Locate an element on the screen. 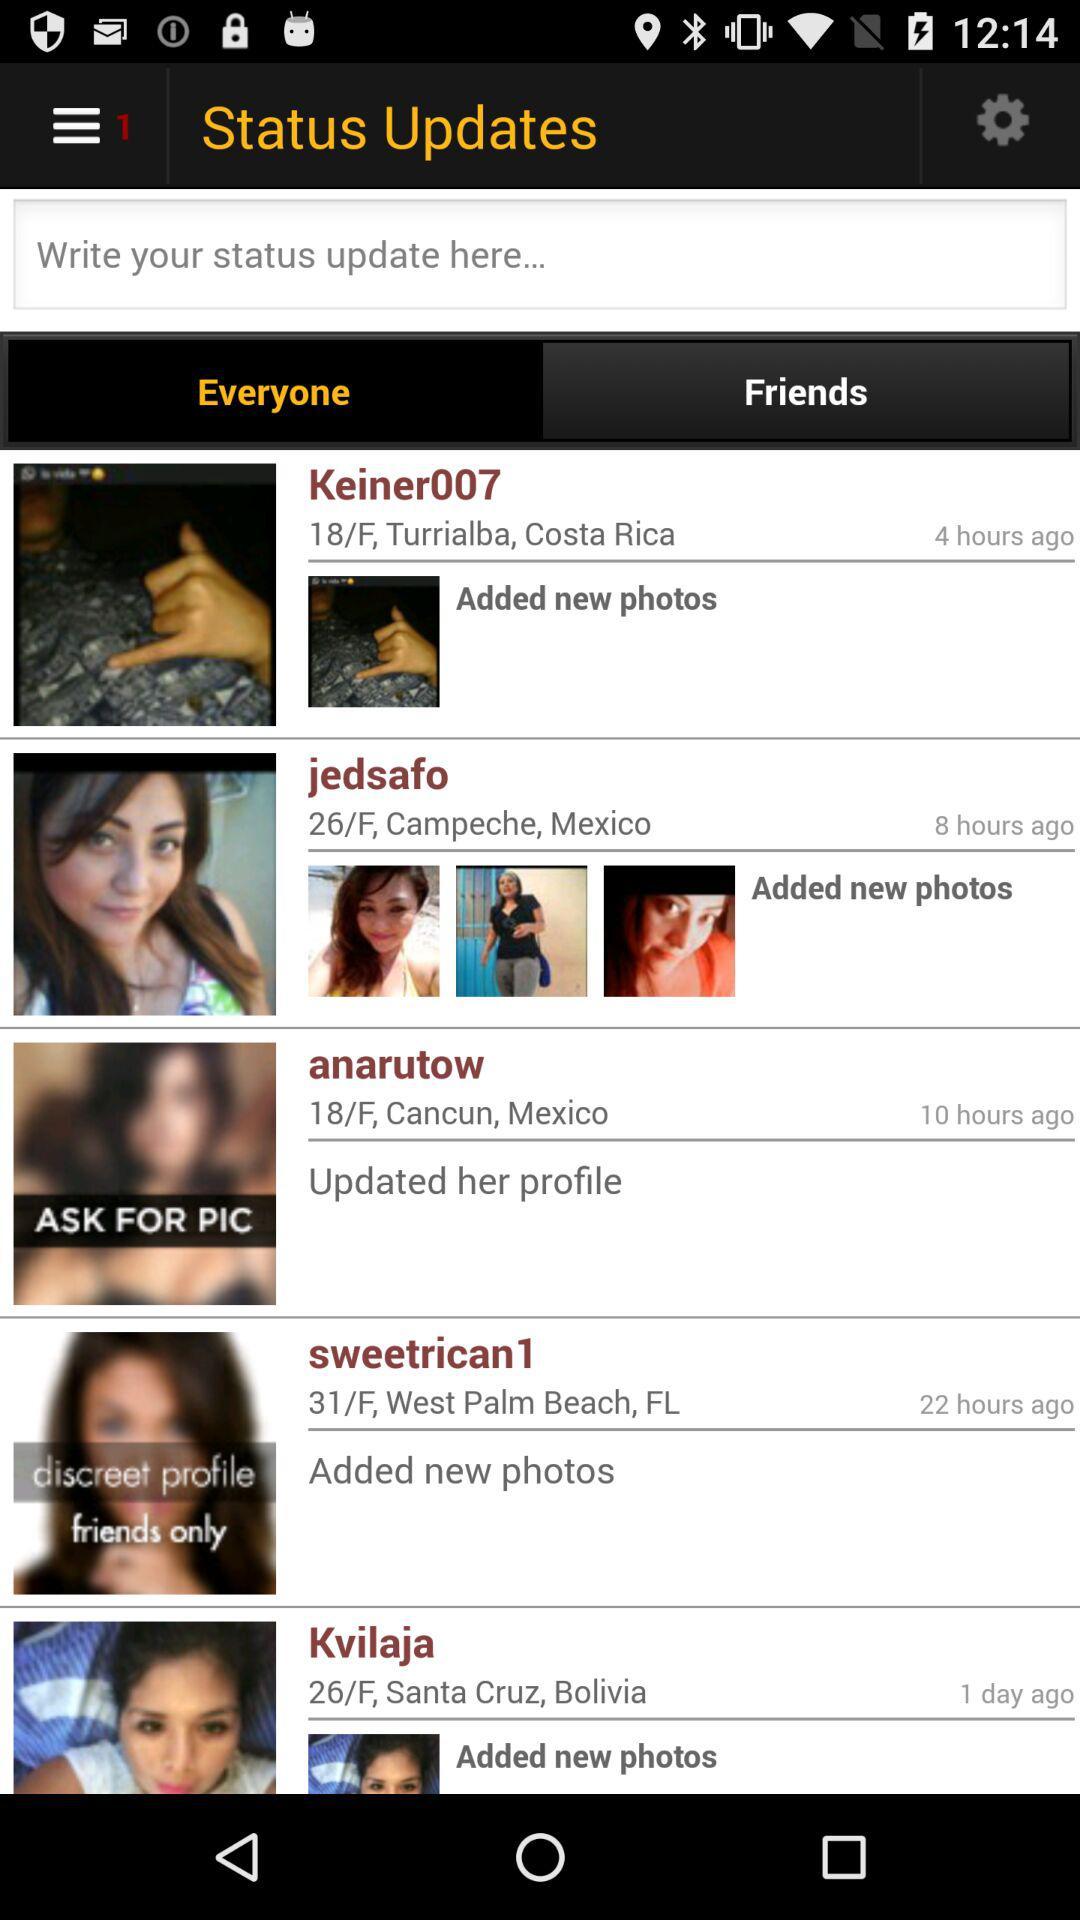  the everyone icon is located at coordinates (274, 390).